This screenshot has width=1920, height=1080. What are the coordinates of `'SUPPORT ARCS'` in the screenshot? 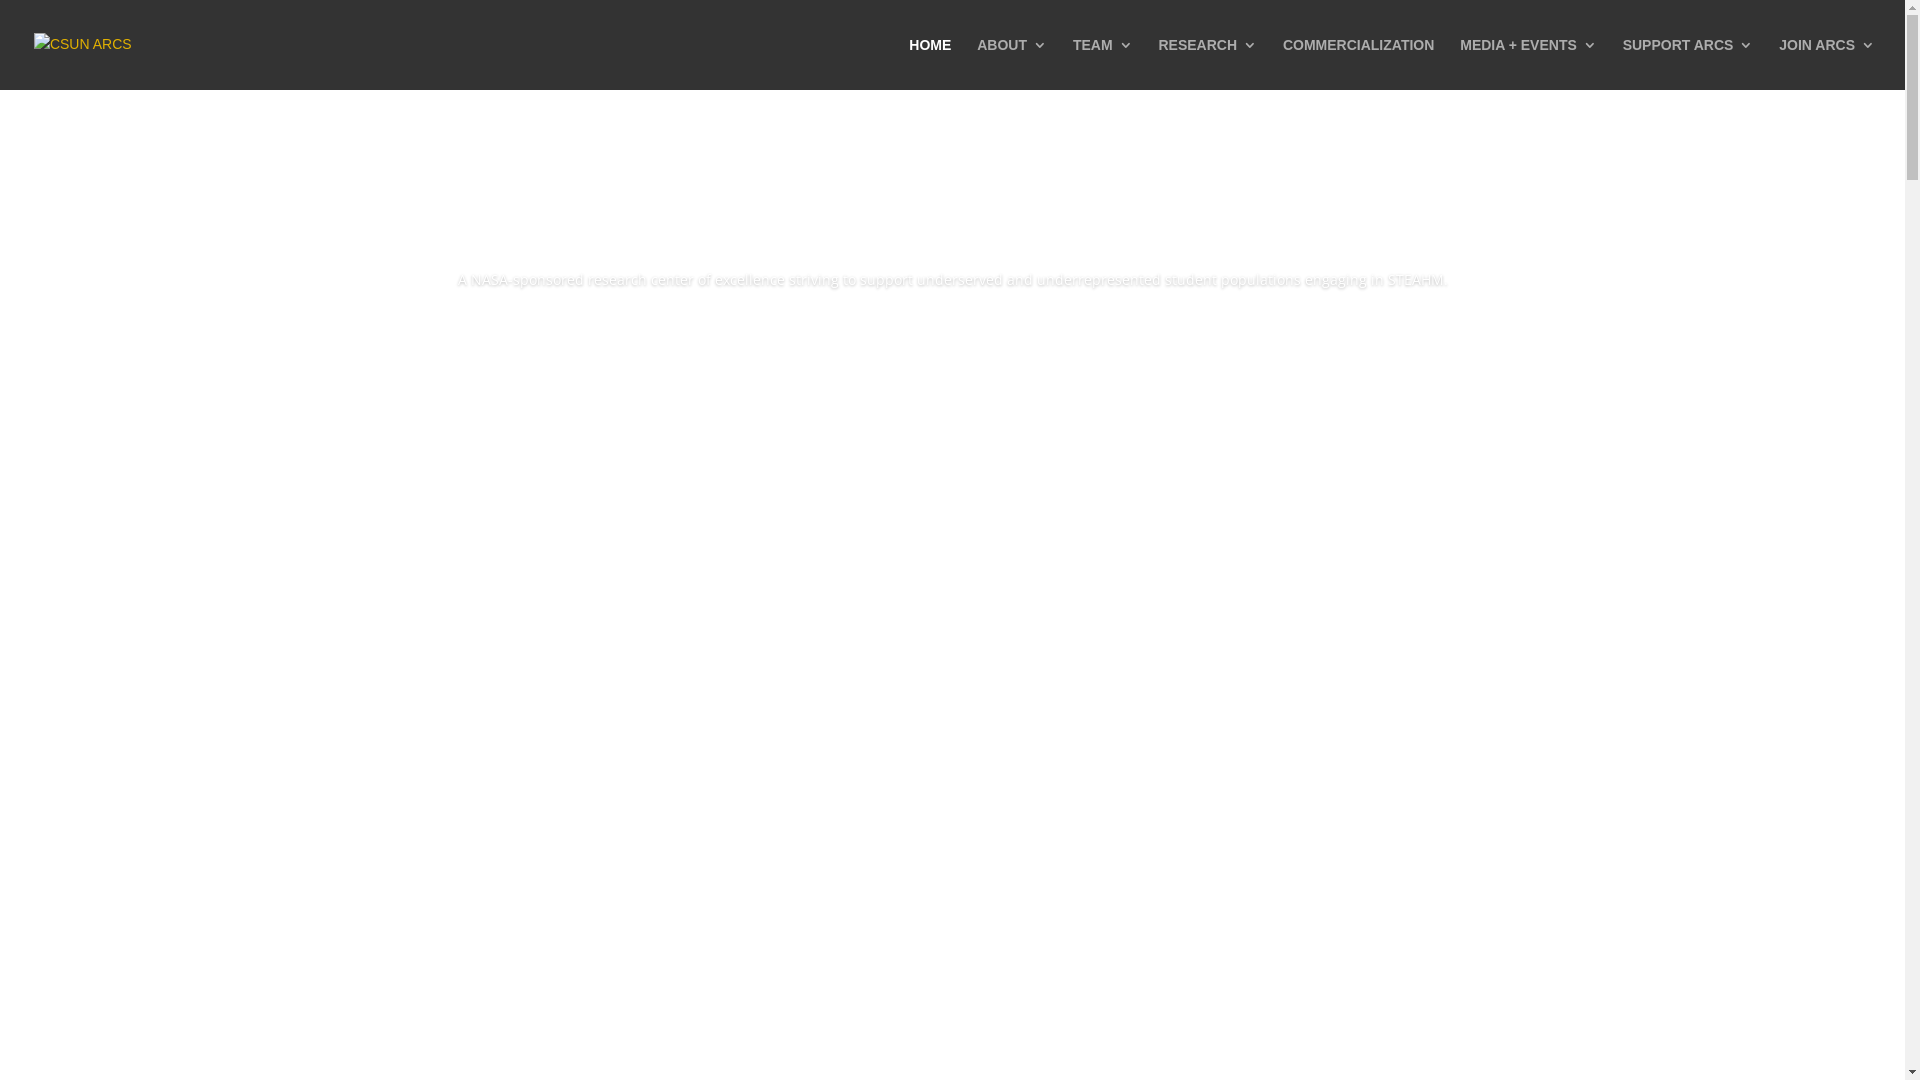 It's located at (1687, 63).